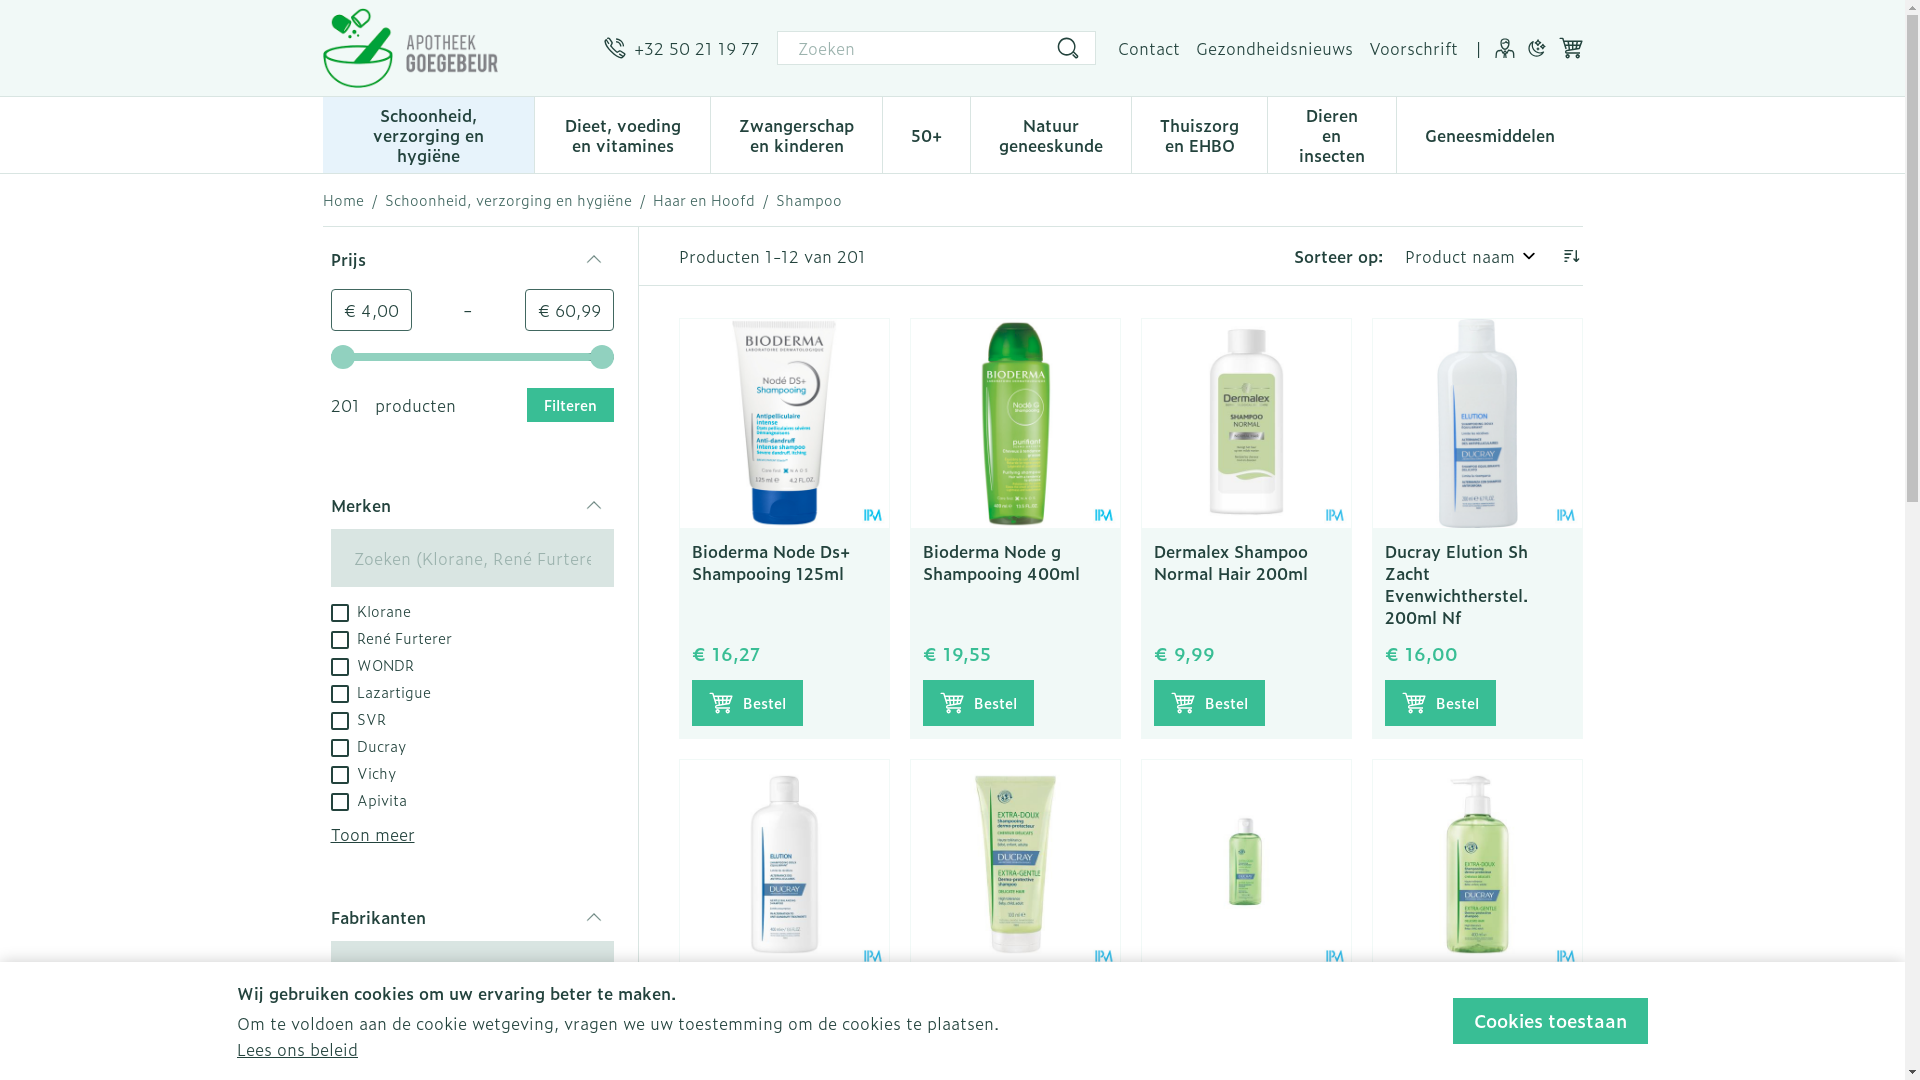  What do you see at coordinates (1050, 132) in the screenshot?
I see `'Natuur geneeskunde'` at bounding box center [1050, 132].